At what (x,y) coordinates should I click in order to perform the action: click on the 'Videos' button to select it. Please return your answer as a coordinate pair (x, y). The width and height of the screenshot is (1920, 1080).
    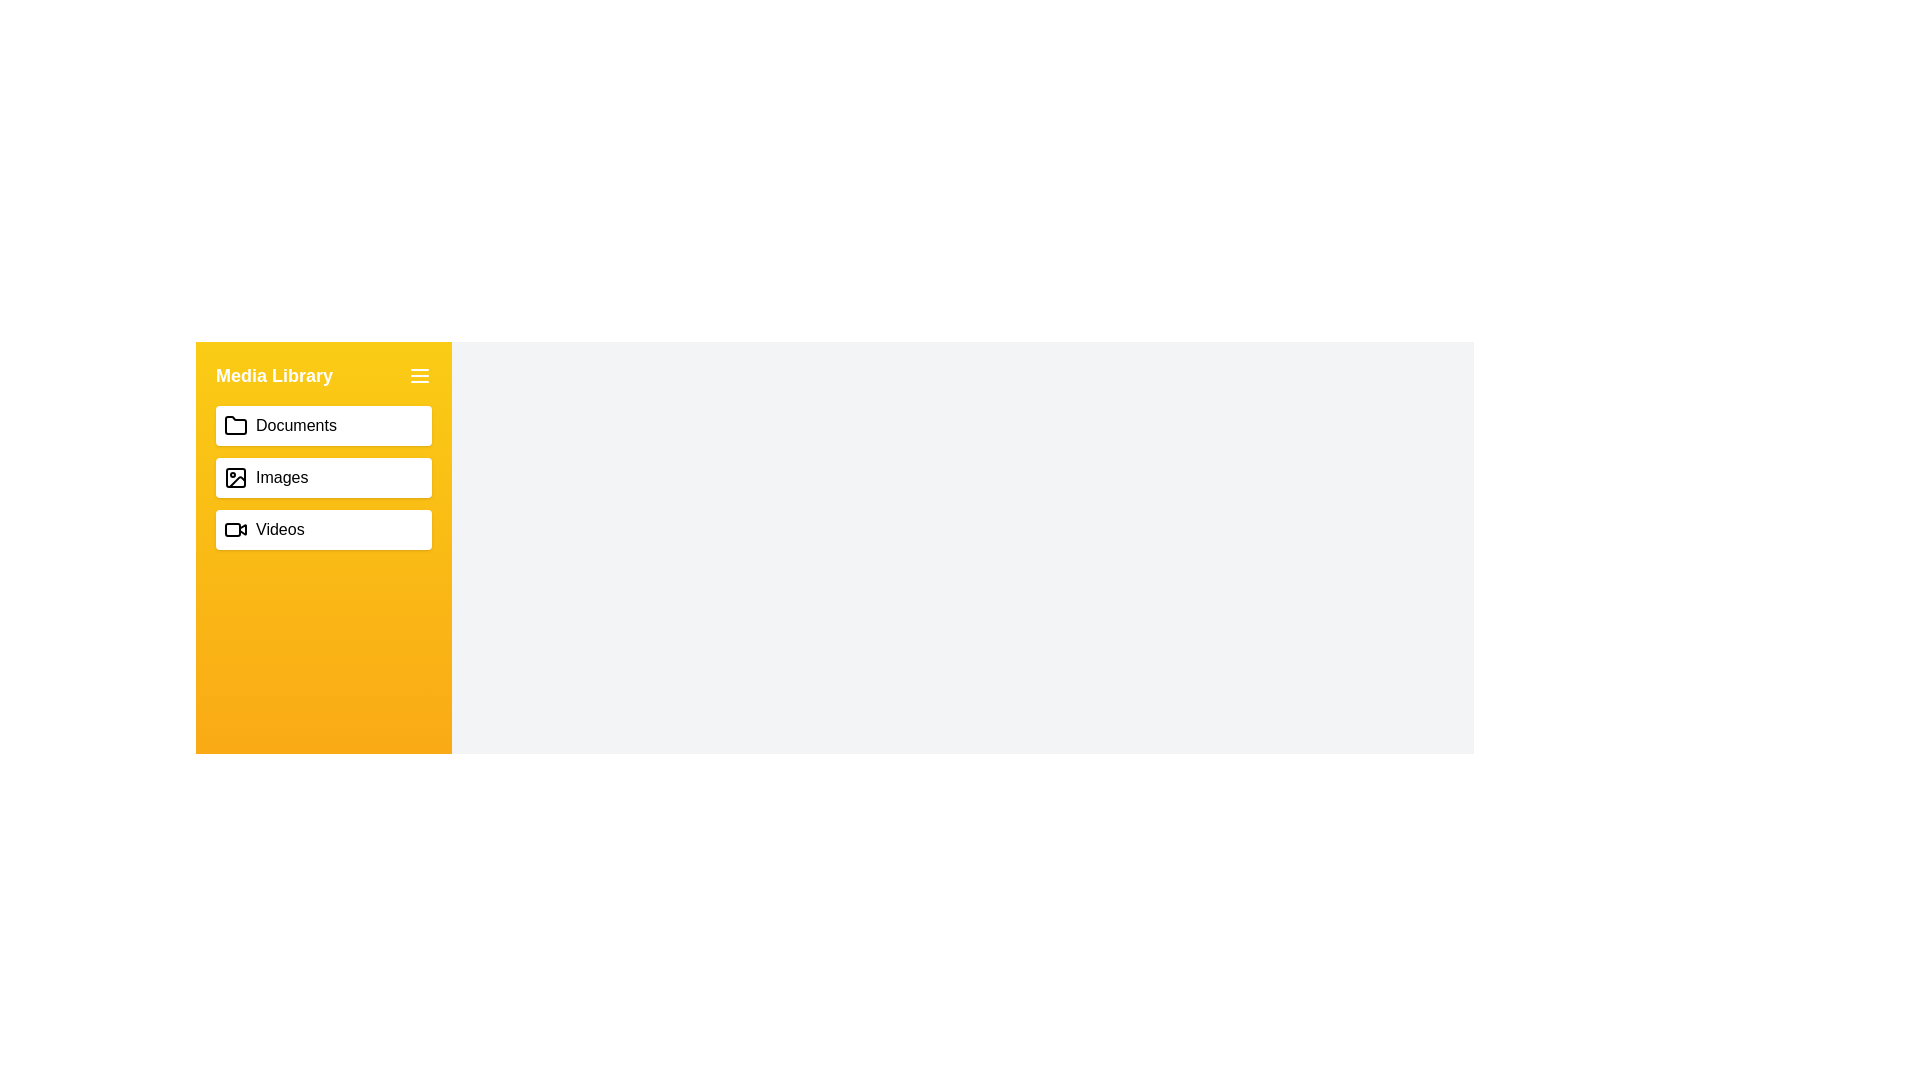
    Looking at the image, I should click on (324, 528).